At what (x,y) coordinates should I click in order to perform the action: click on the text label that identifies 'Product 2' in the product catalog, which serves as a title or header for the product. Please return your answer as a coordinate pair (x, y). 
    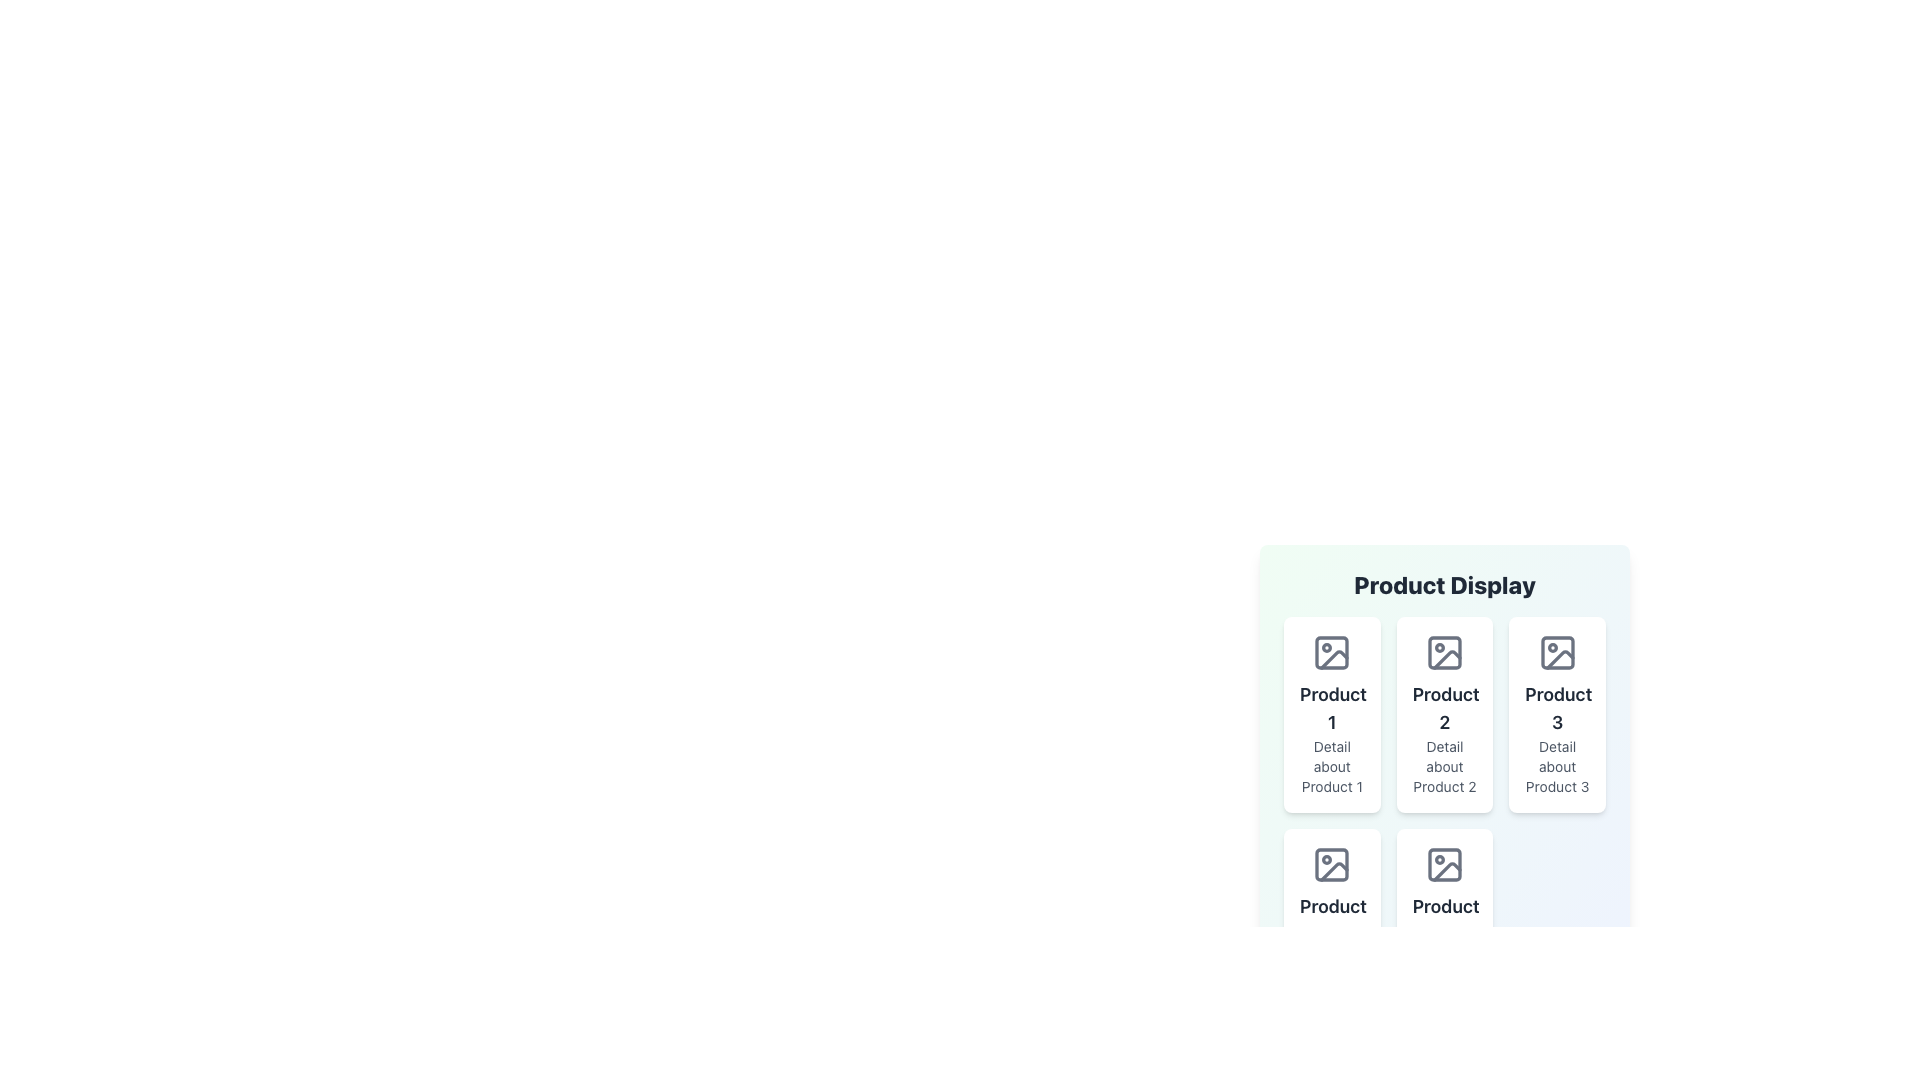
    Looking at the image, I should click on (1444, 708).